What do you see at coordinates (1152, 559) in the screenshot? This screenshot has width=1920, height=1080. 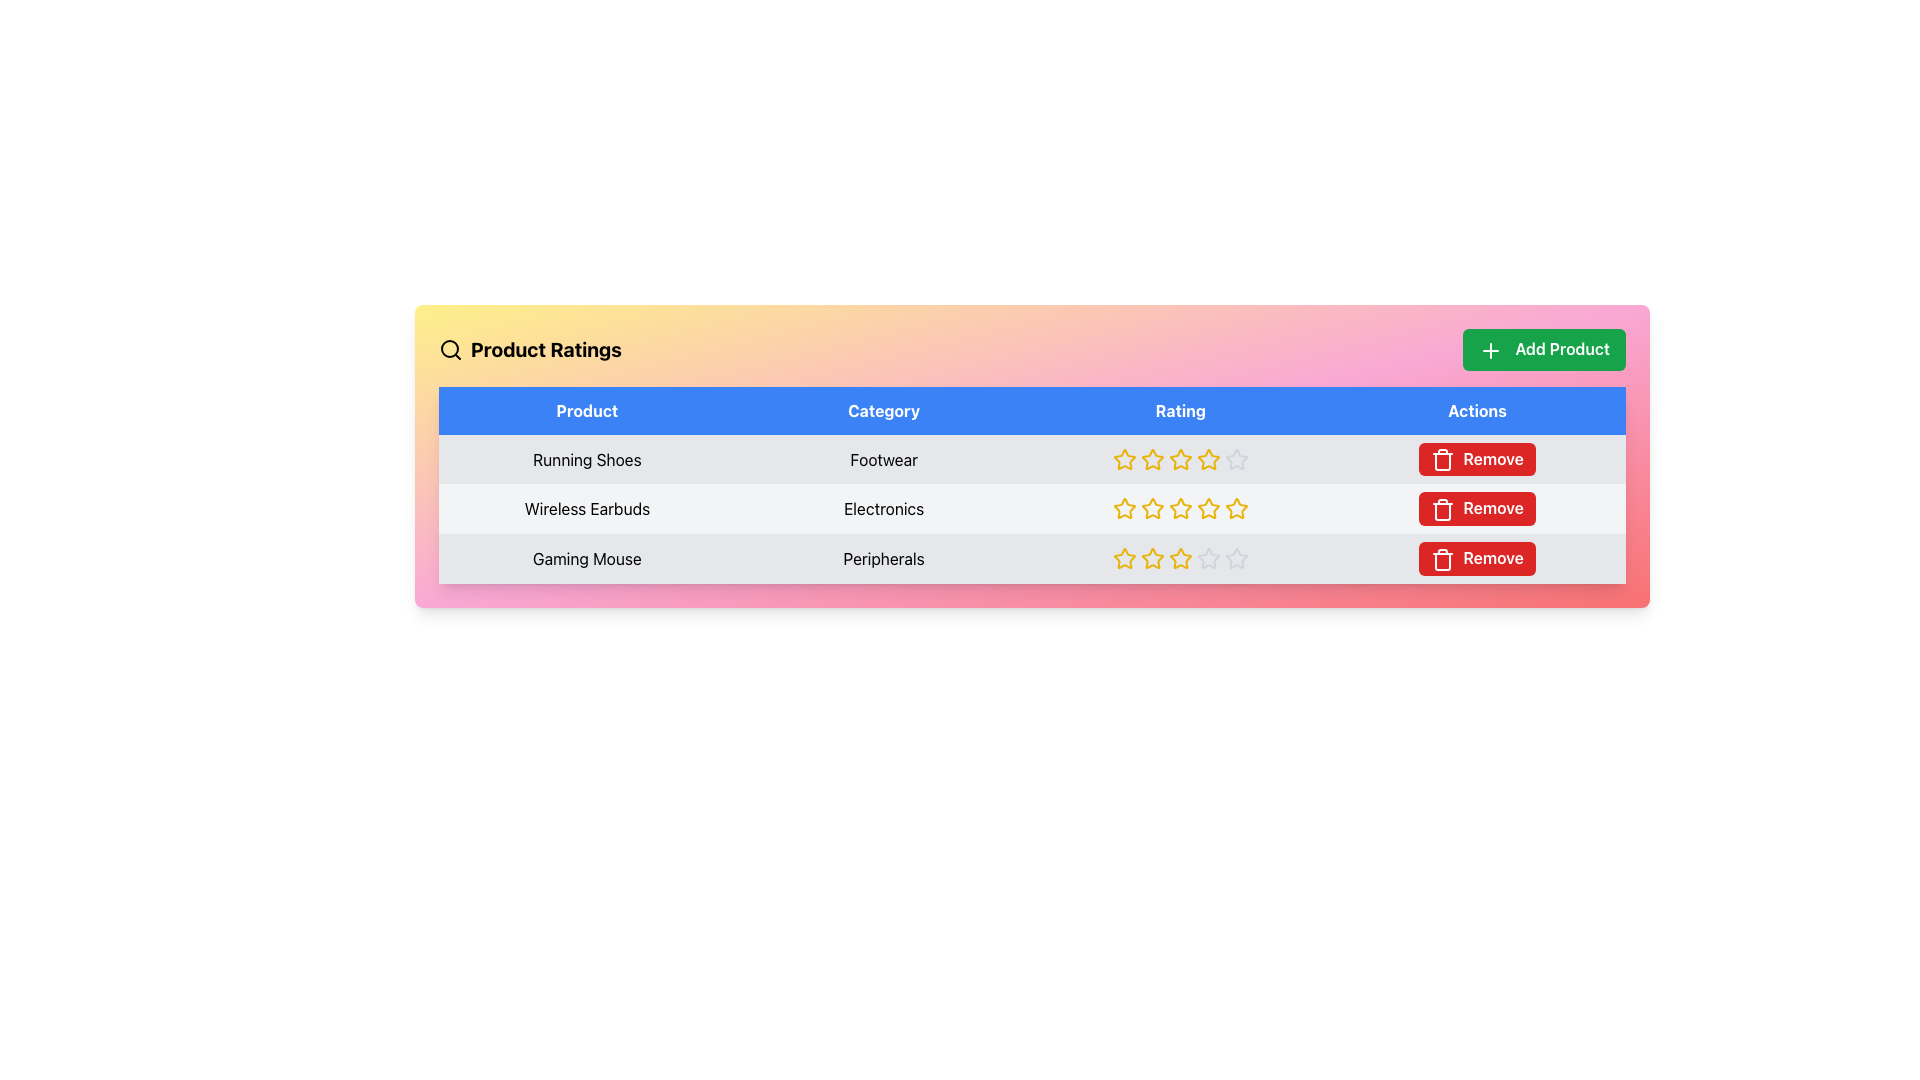 I see `the third star icon in the rating row for the product 'Gaming Mouse'` at bounding box center [1152, 559].